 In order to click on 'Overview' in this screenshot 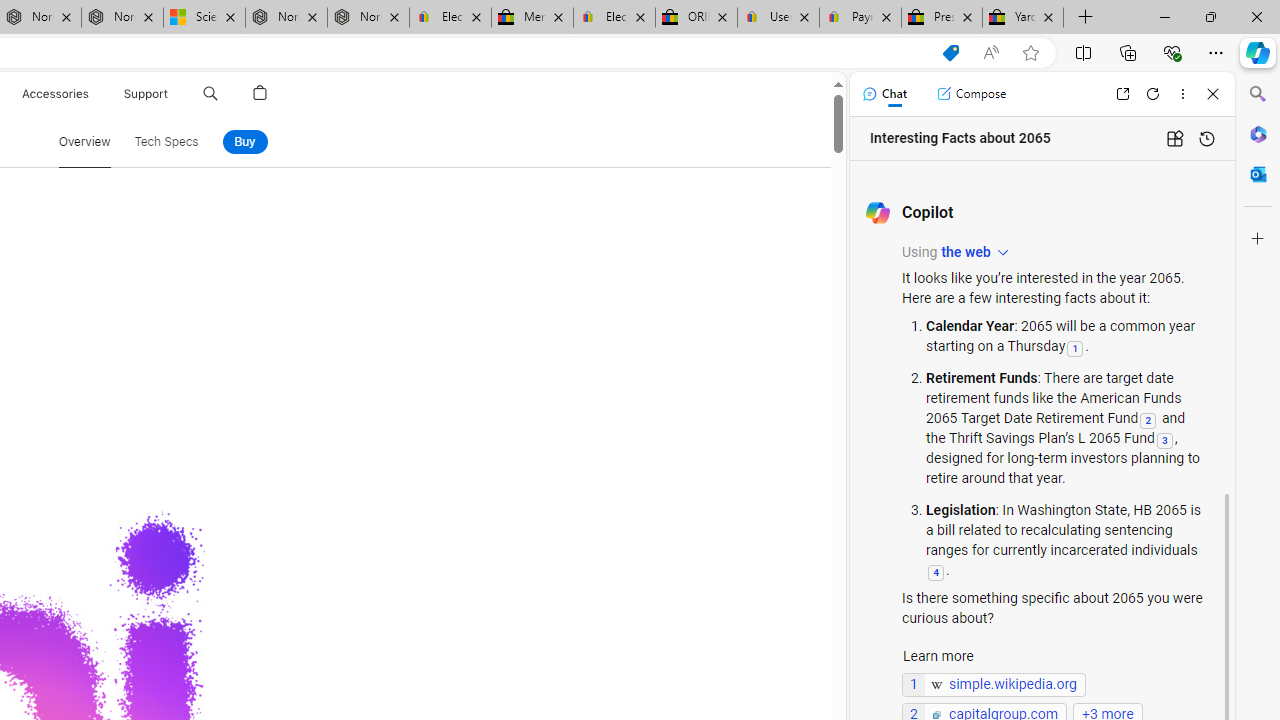, I will do `click(83, 140)`.